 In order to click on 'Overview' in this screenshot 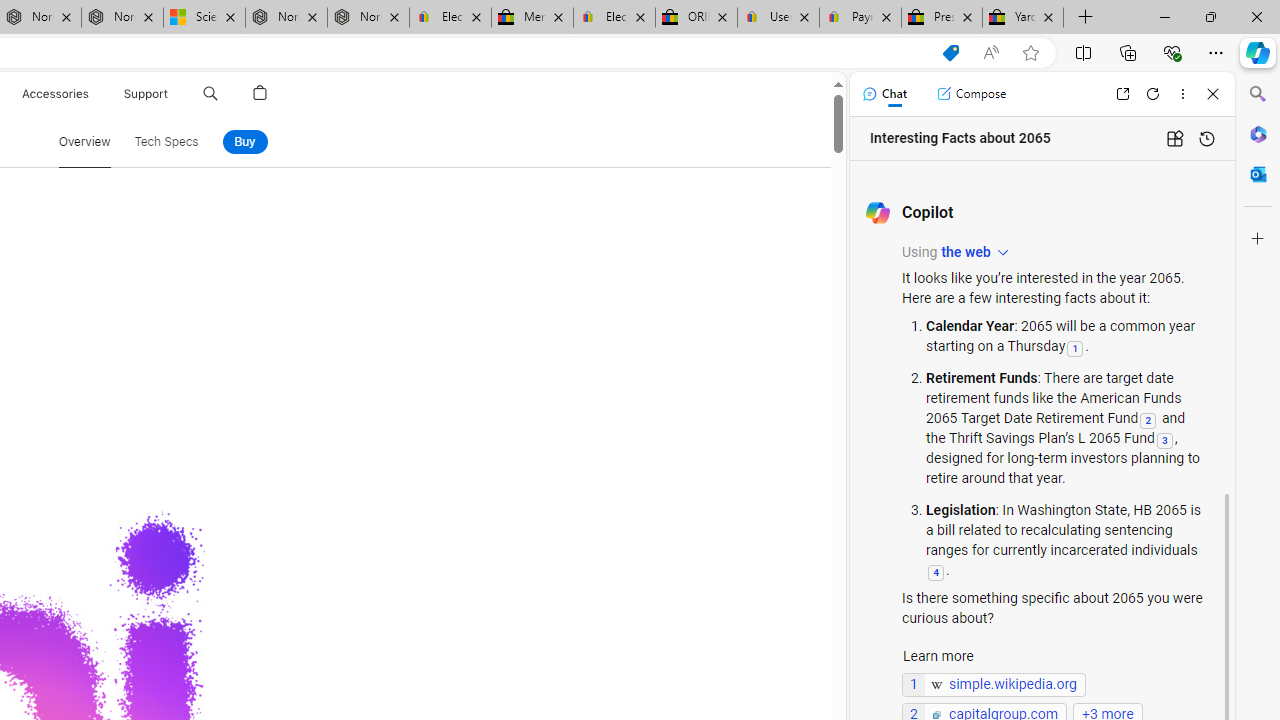, I will do `click(83, 140)`.